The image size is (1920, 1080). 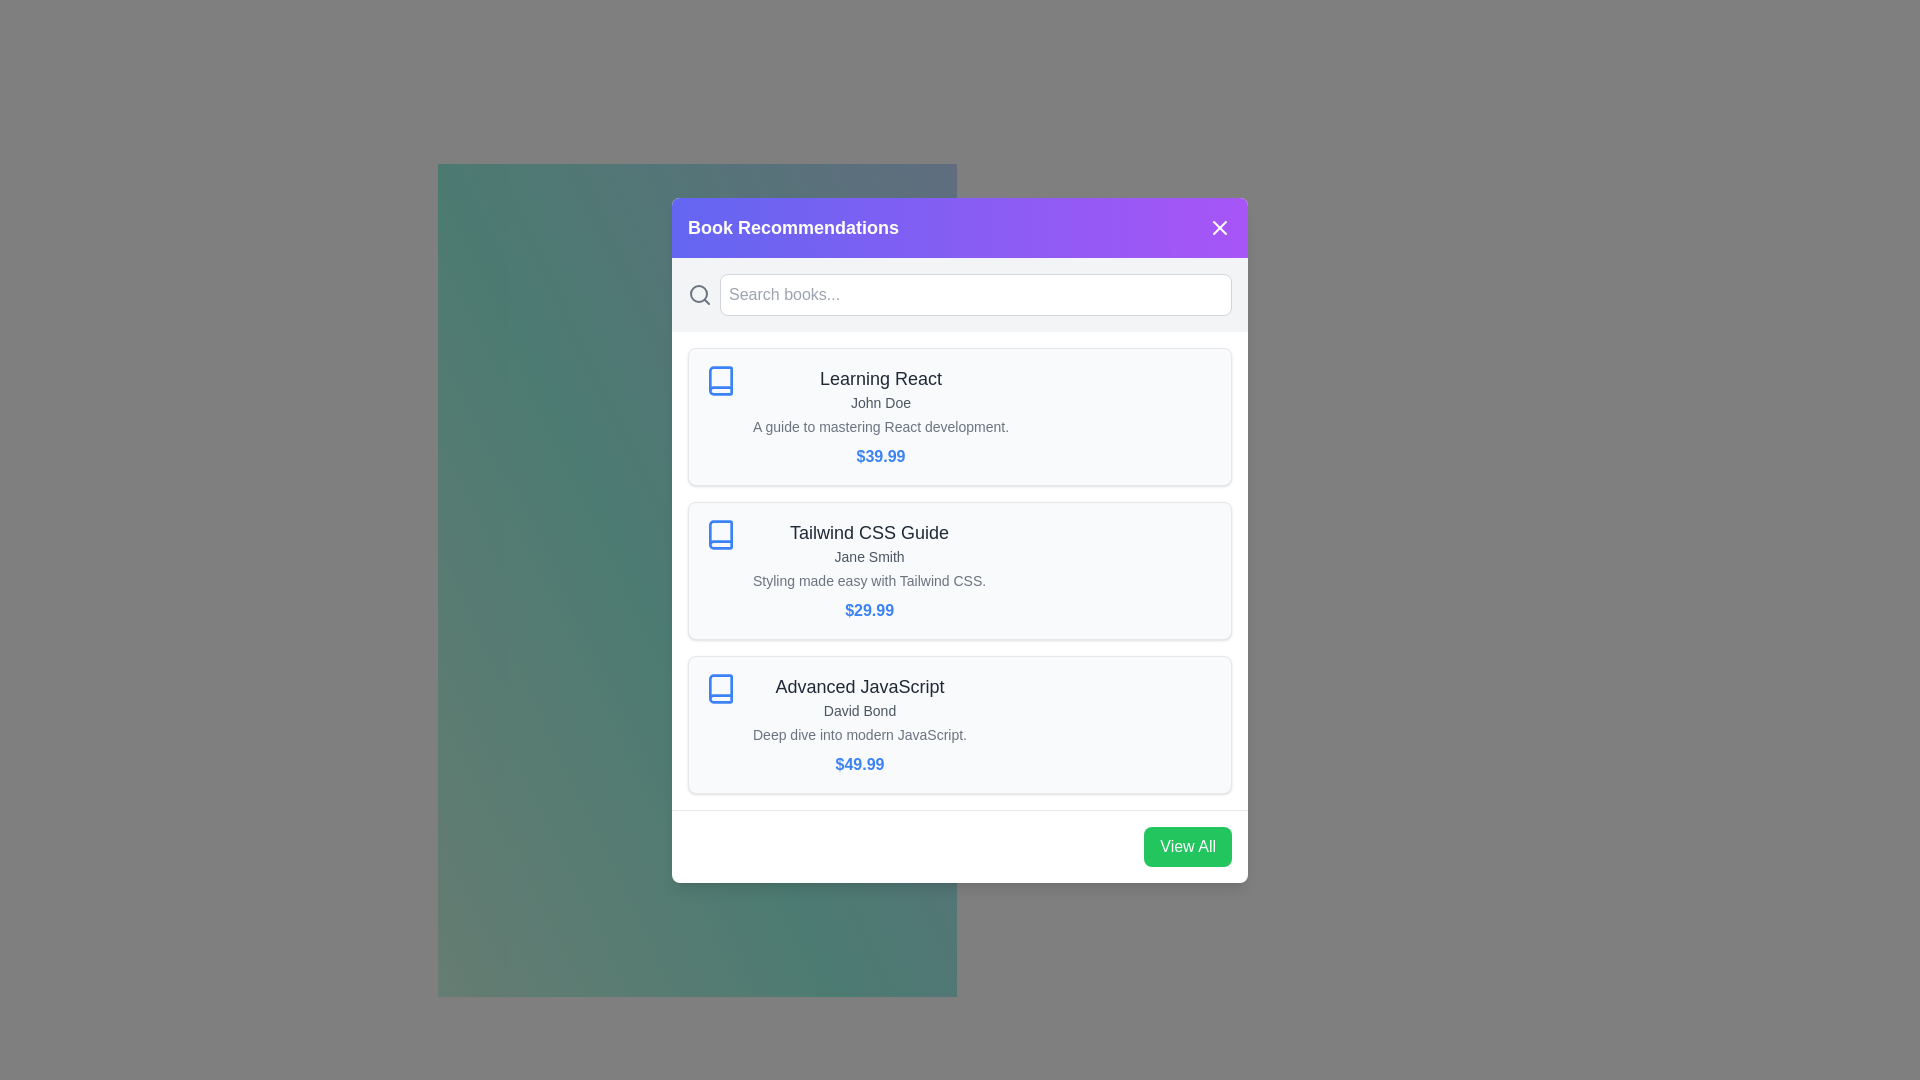 I want to click on the static text block that describes the book 'Tailwind CSS Guide', located between the author name 'Jane Smith' and the price '$29.99', so click(x=869, y=580).